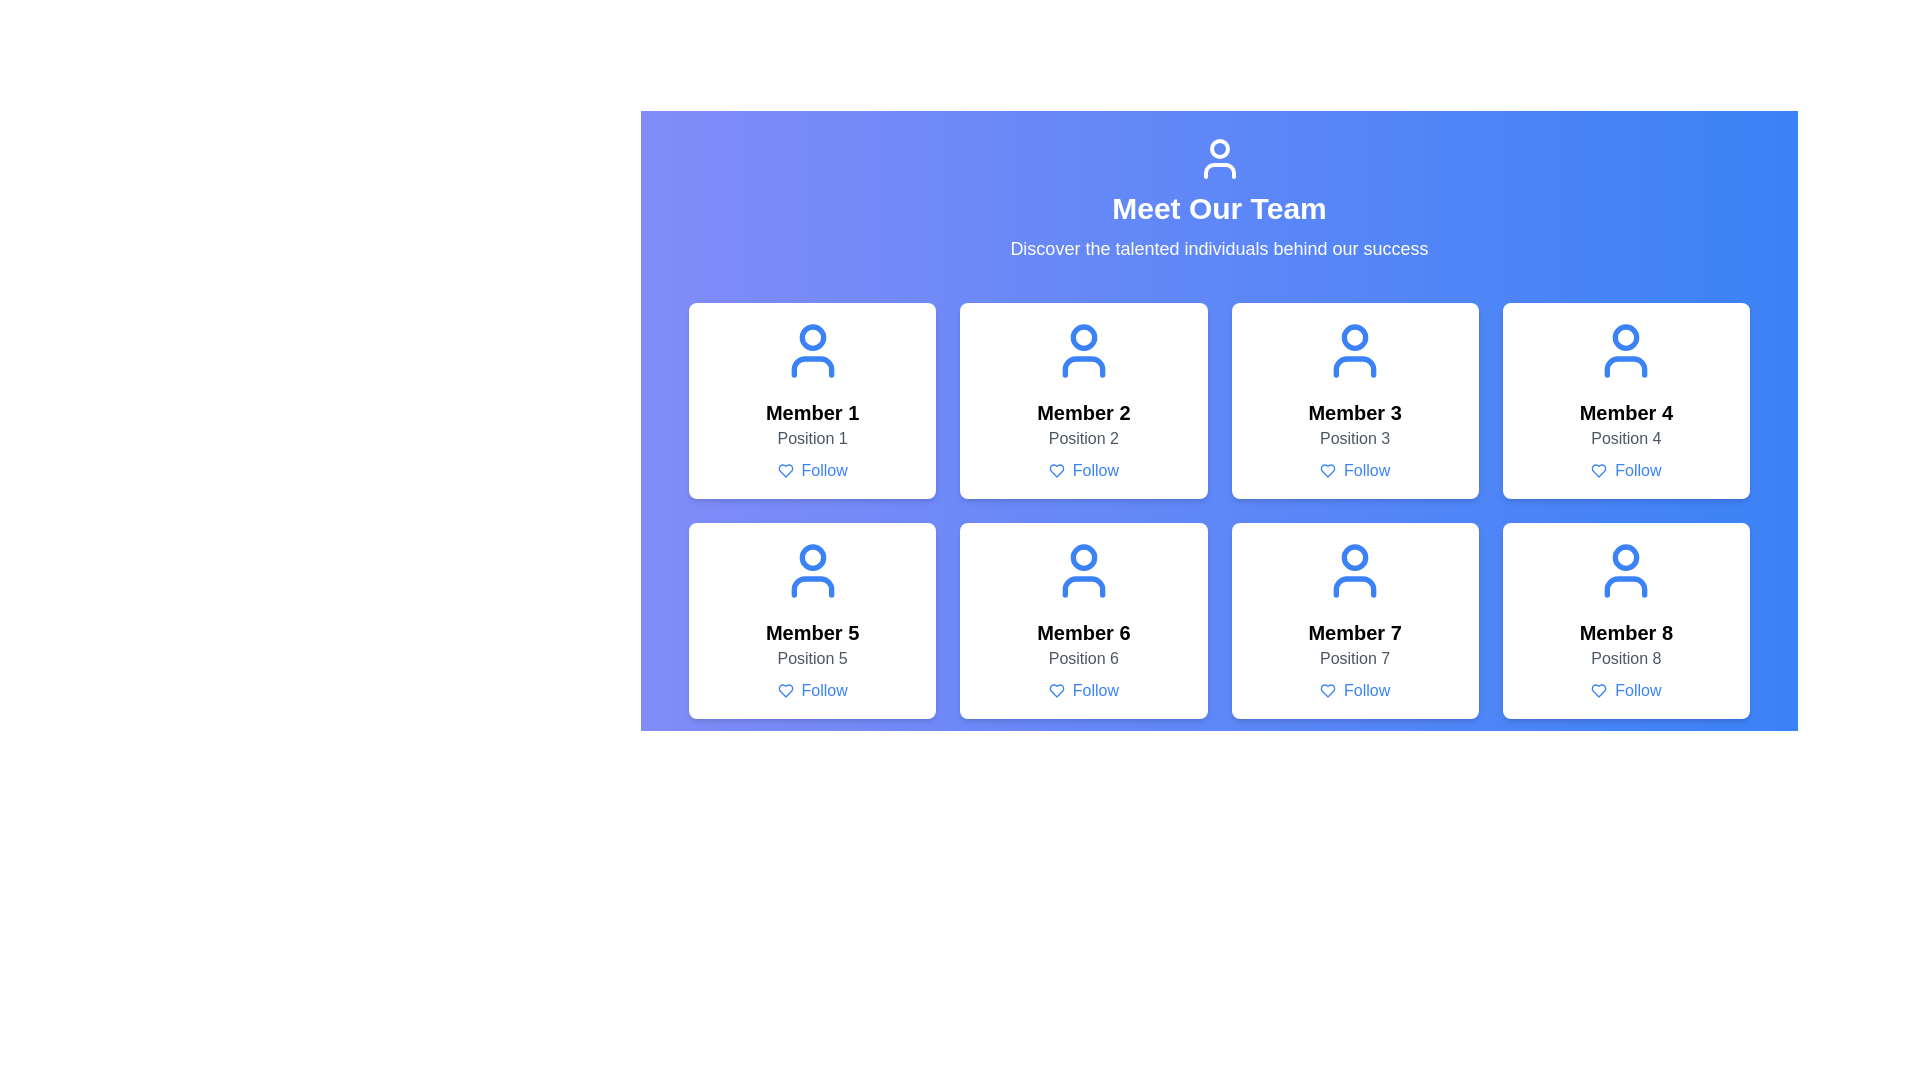 The image size is (1920, 1080). Describe the element at coordinates (1082, 689) in the screenshot. I see `the 'Follow' button located at the bottom of 'Member 6's profile card identified by the text 'Position 6' to follow this member` at that location.